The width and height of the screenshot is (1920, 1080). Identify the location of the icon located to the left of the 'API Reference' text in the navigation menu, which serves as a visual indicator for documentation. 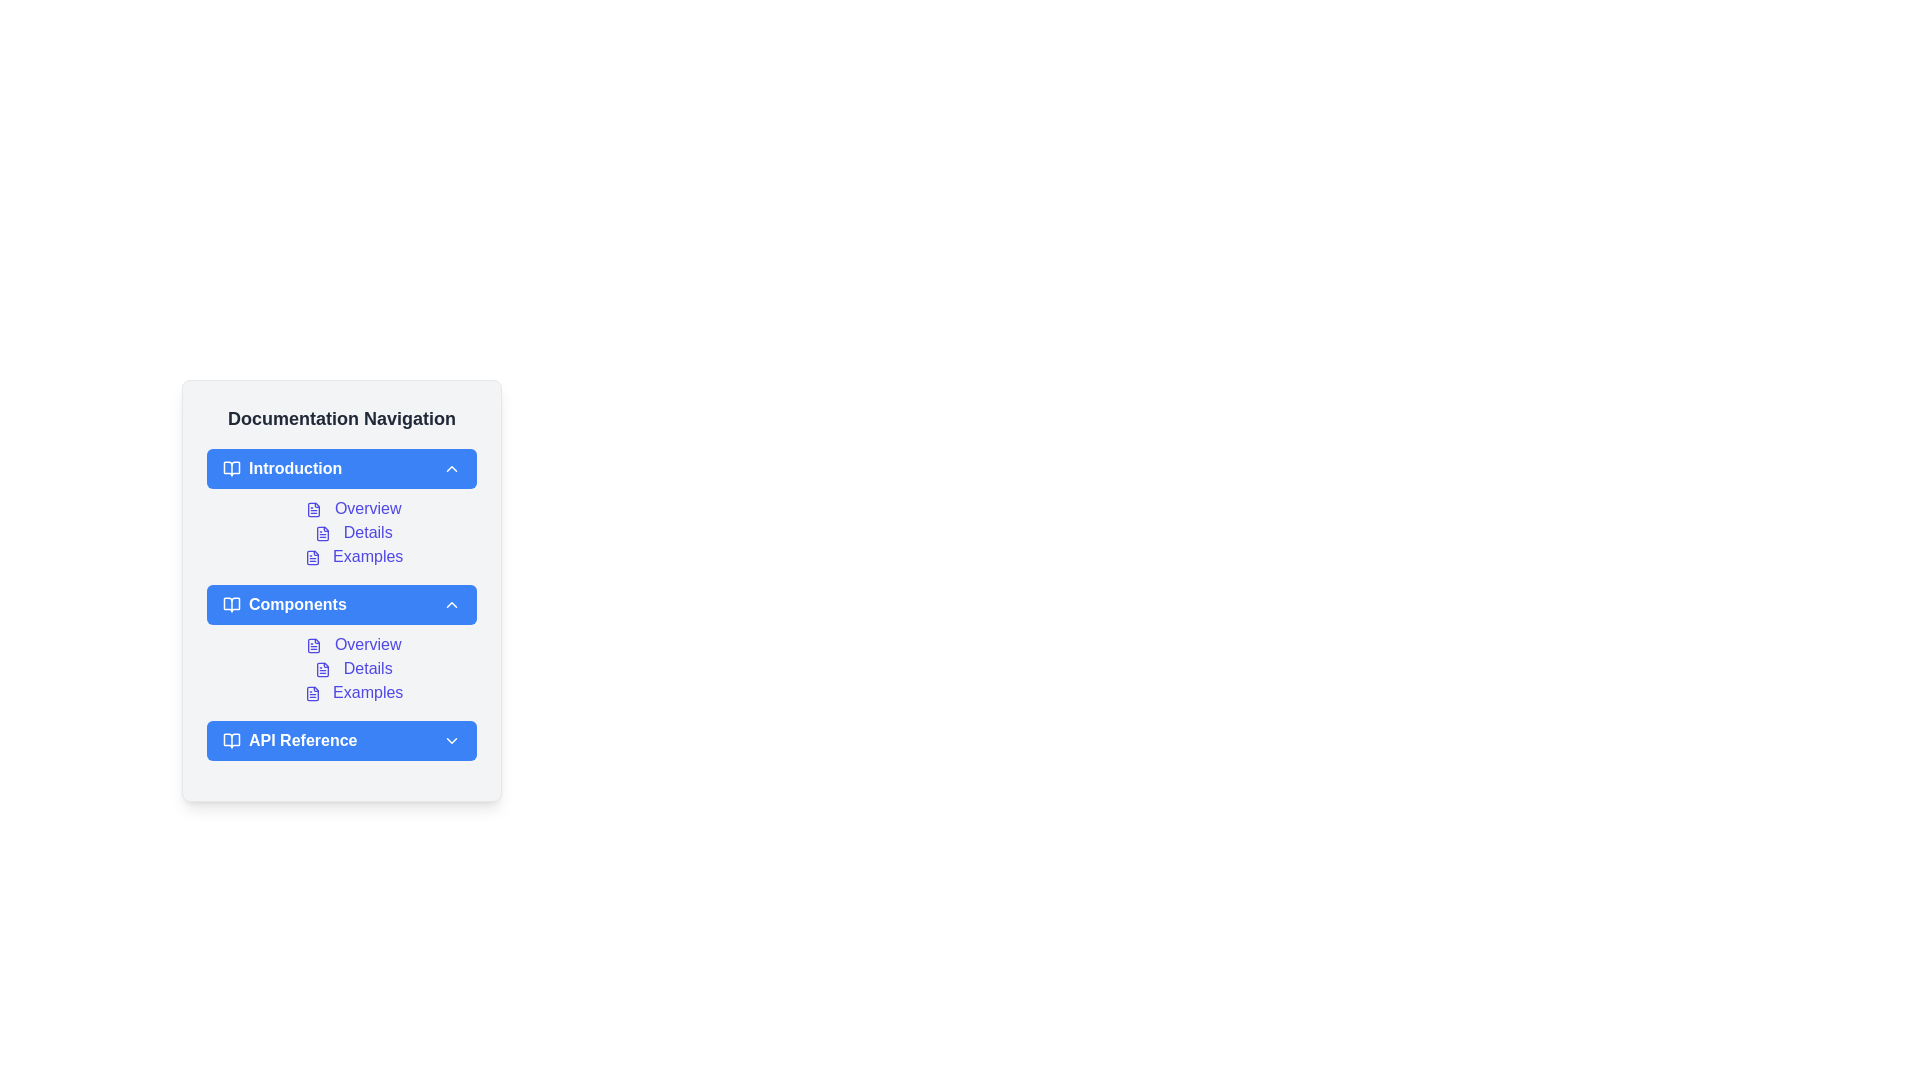
(231, 740).